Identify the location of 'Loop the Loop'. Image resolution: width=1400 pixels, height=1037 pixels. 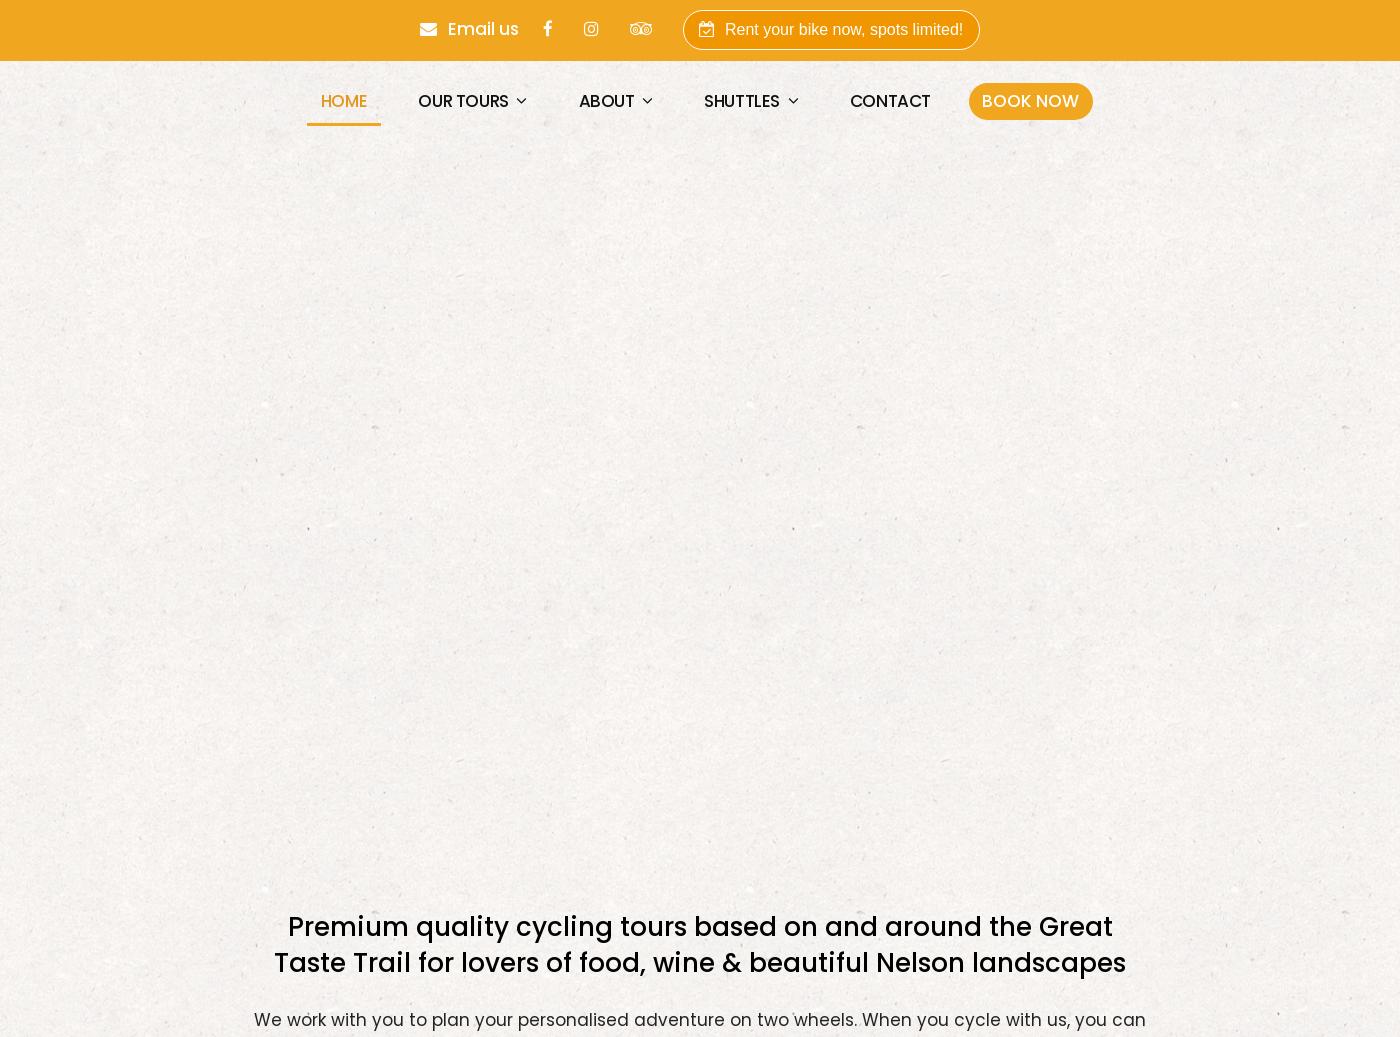
(737, 432).